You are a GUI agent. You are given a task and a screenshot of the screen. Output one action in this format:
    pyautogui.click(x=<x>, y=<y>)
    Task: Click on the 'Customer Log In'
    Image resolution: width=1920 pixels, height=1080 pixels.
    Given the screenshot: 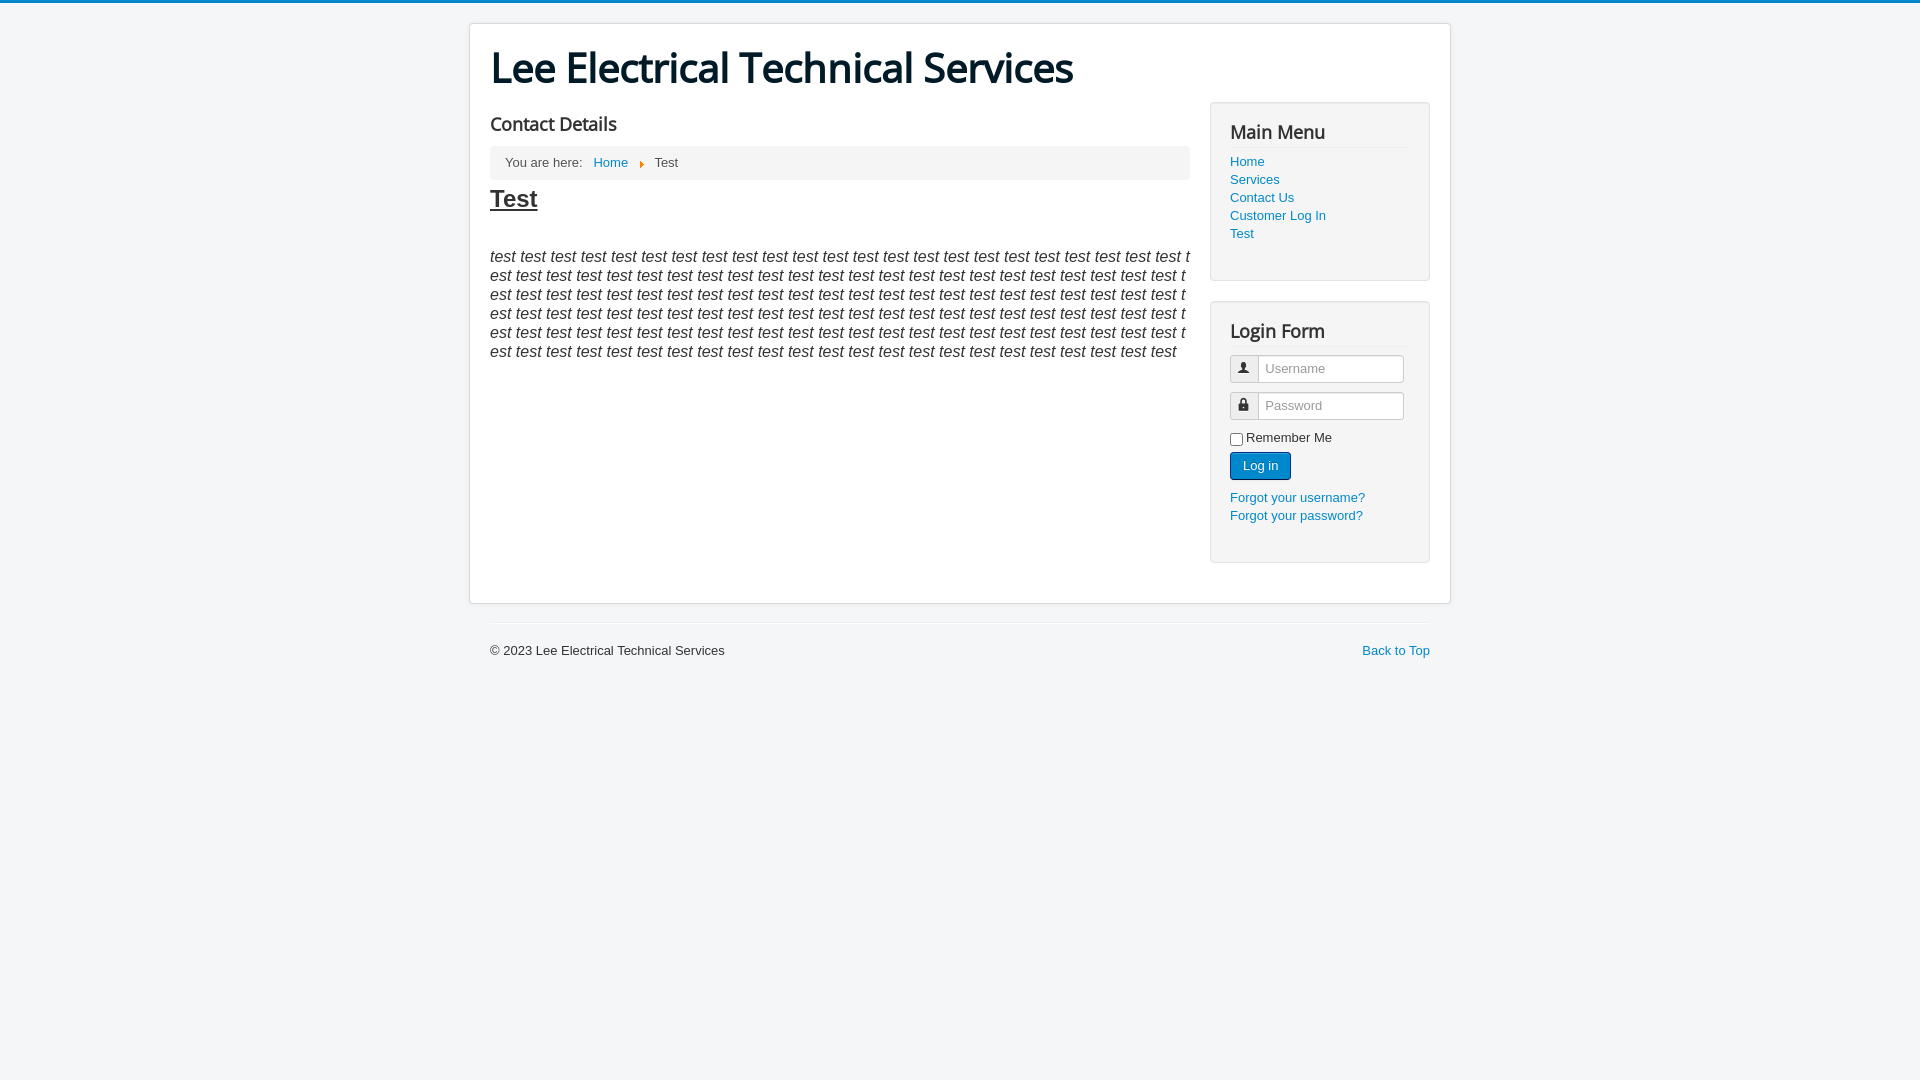 What is the action you would take?
    pyautogui.click(x=1228, y=216)
    